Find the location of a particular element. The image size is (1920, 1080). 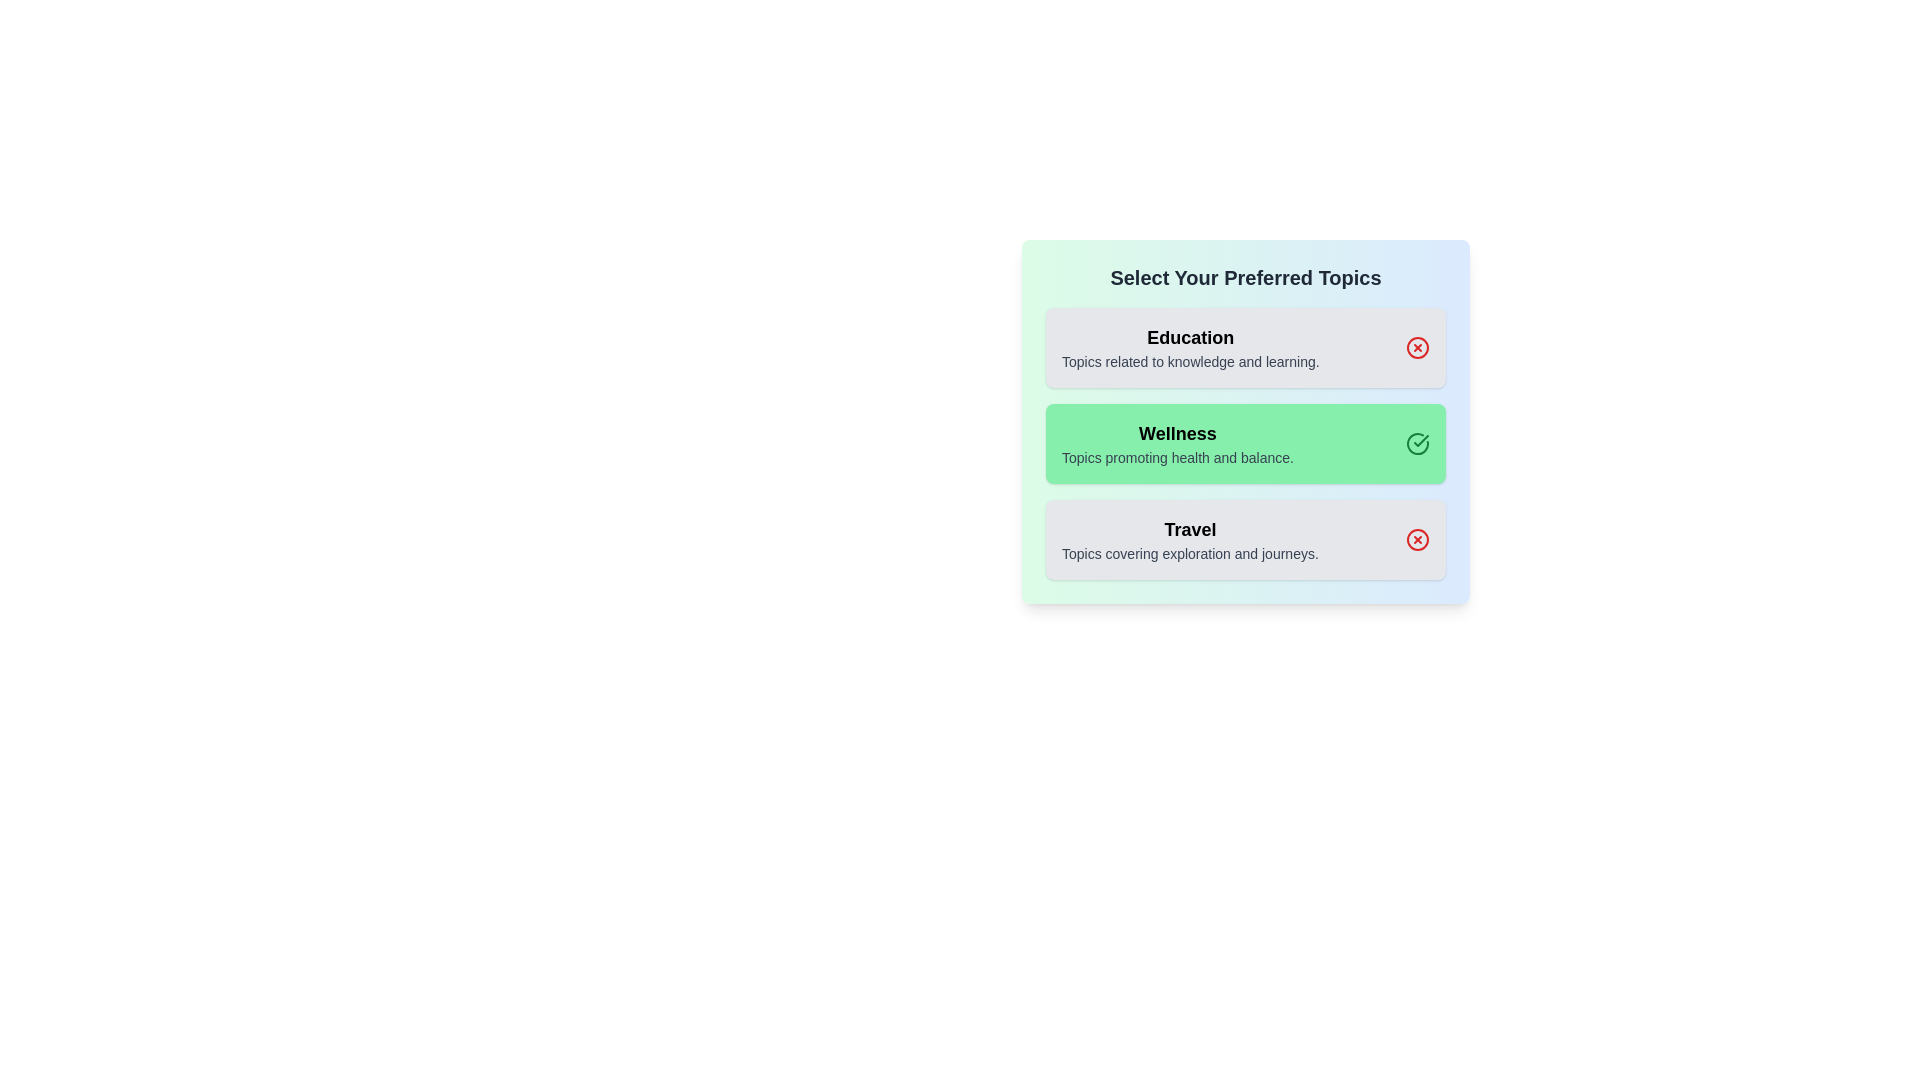

the topic Wellness to view its description is located at coordinates (1177, 442).